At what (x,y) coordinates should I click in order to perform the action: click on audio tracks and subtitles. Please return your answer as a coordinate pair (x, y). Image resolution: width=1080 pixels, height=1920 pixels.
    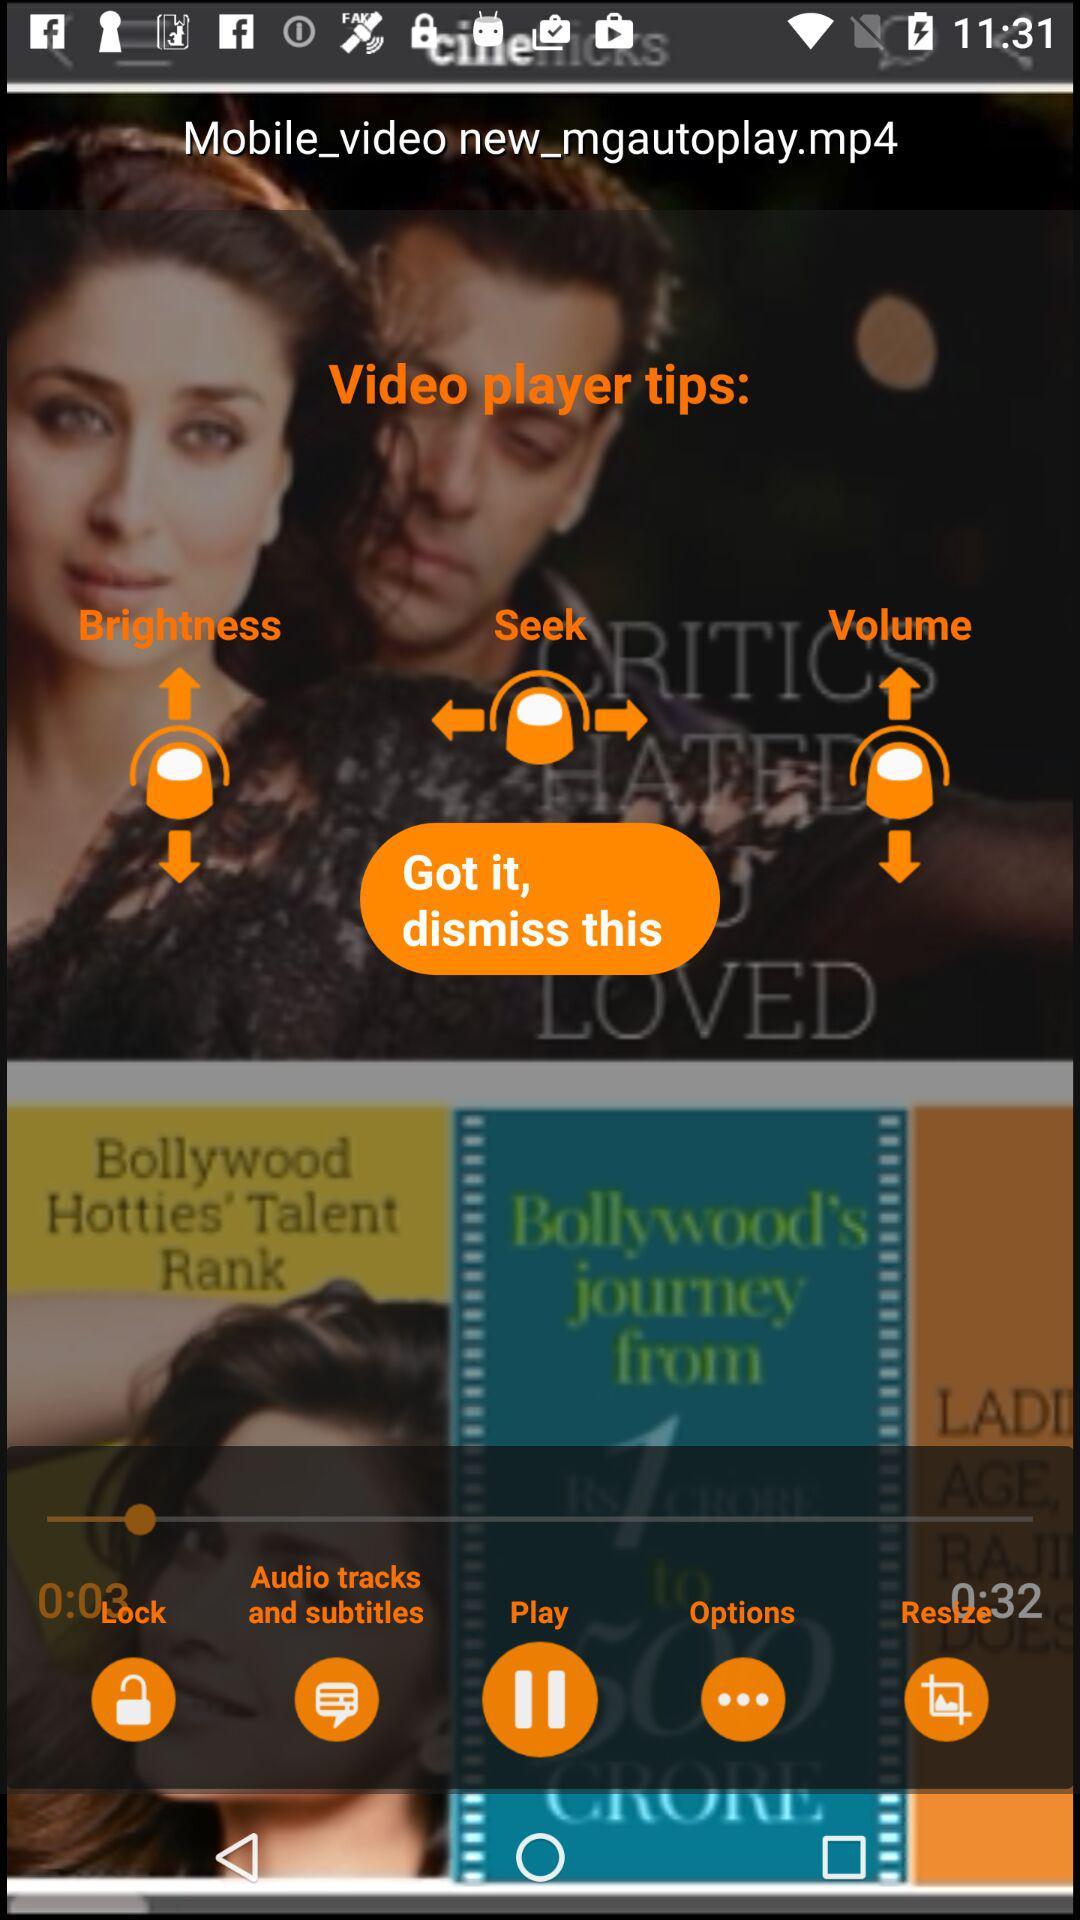
    Looking at the image, I should click on (335, 1698).